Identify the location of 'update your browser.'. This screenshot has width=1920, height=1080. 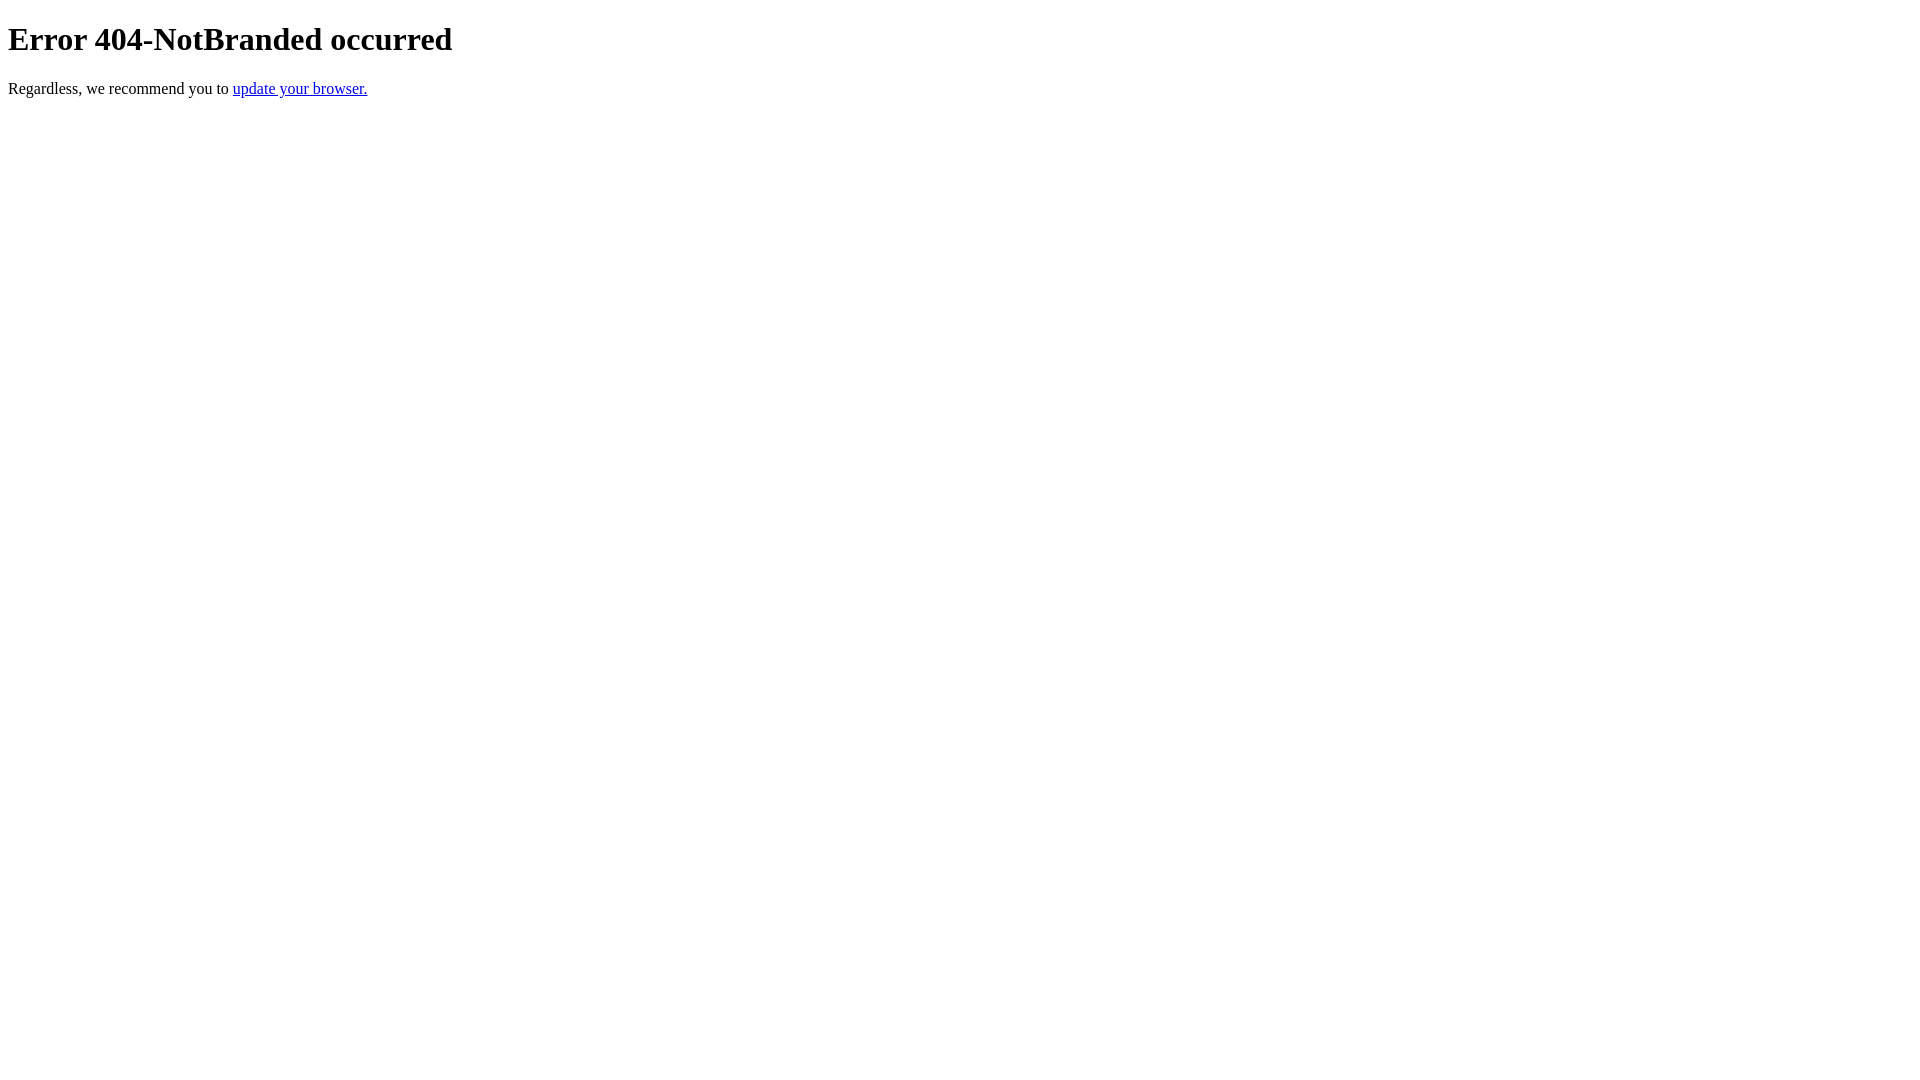
(233, 87).